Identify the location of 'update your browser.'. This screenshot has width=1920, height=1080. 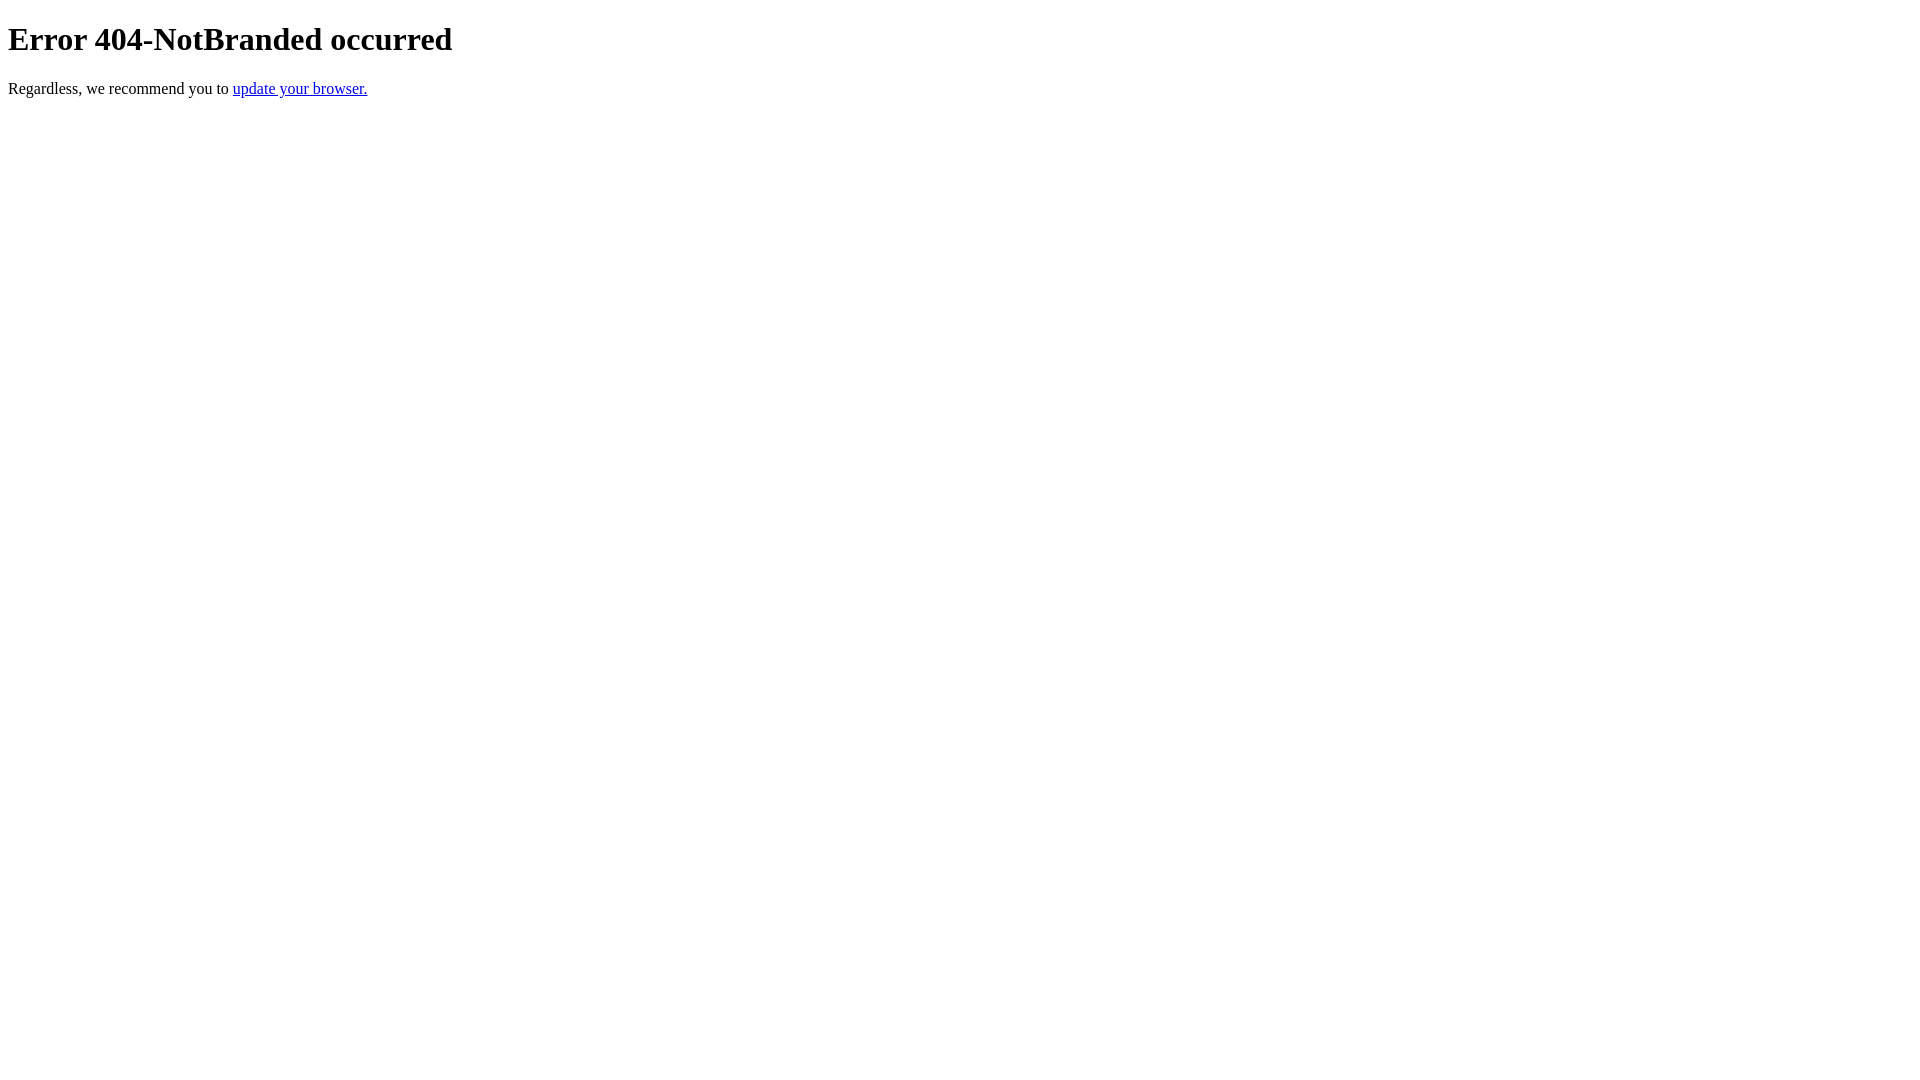
(233, 87).